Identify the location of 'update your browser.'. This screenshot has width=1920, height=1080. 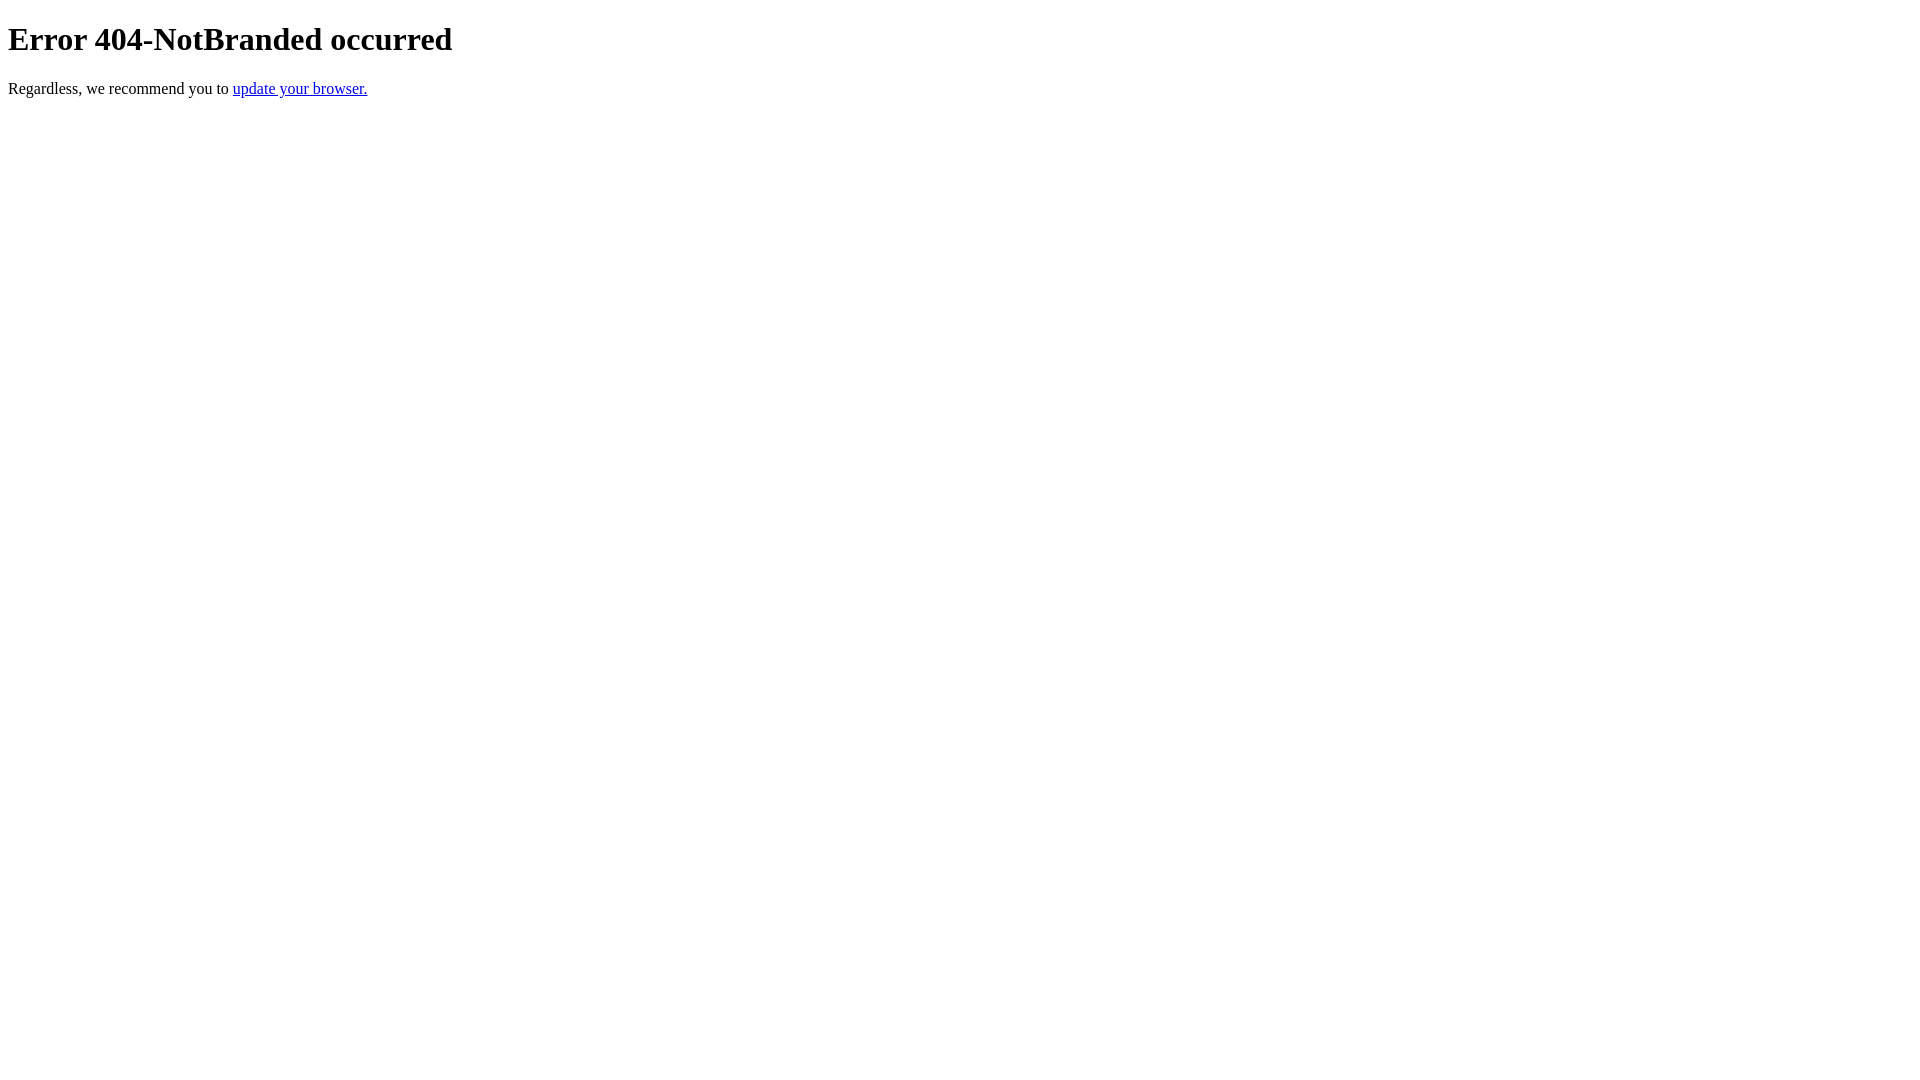
(233, 87).